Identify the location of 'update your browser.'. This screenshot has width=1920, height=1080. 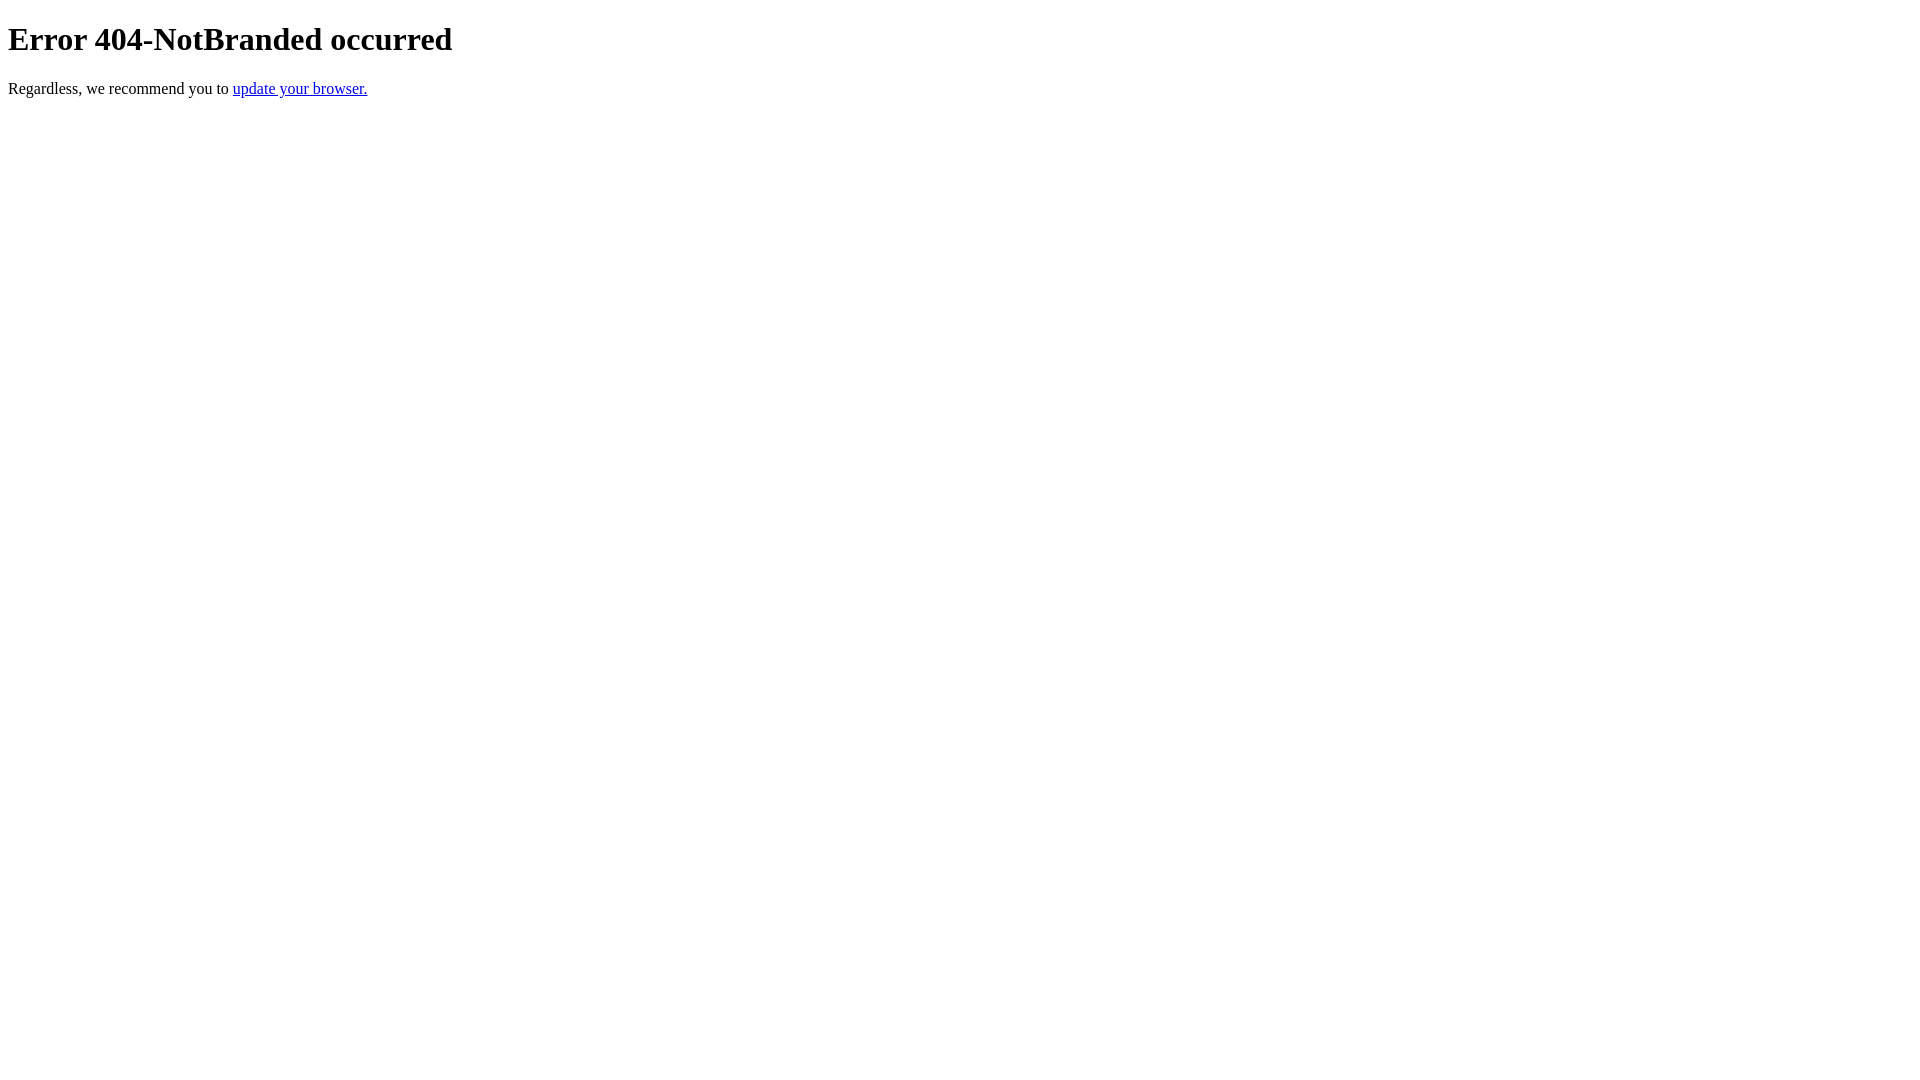
(233, 87).